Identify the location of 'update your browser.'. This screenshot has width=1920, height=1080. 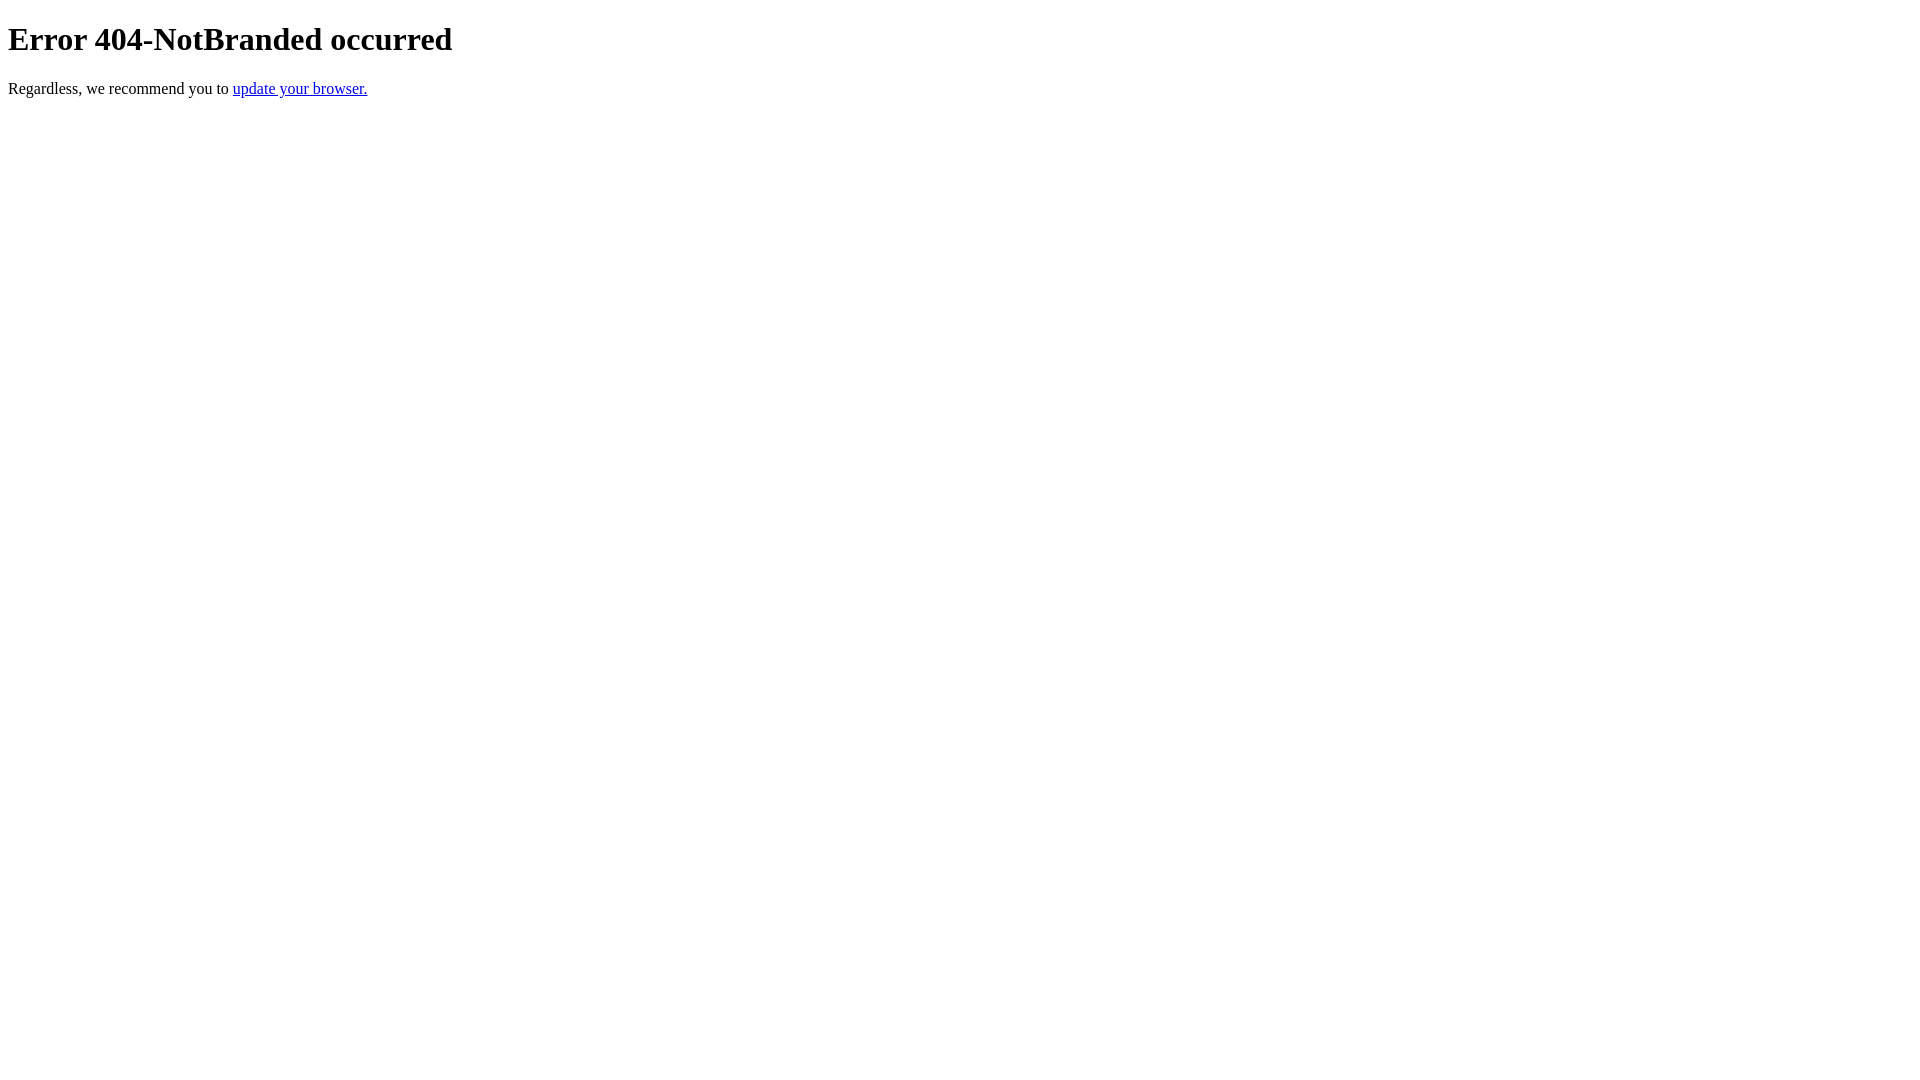
(233, 87).